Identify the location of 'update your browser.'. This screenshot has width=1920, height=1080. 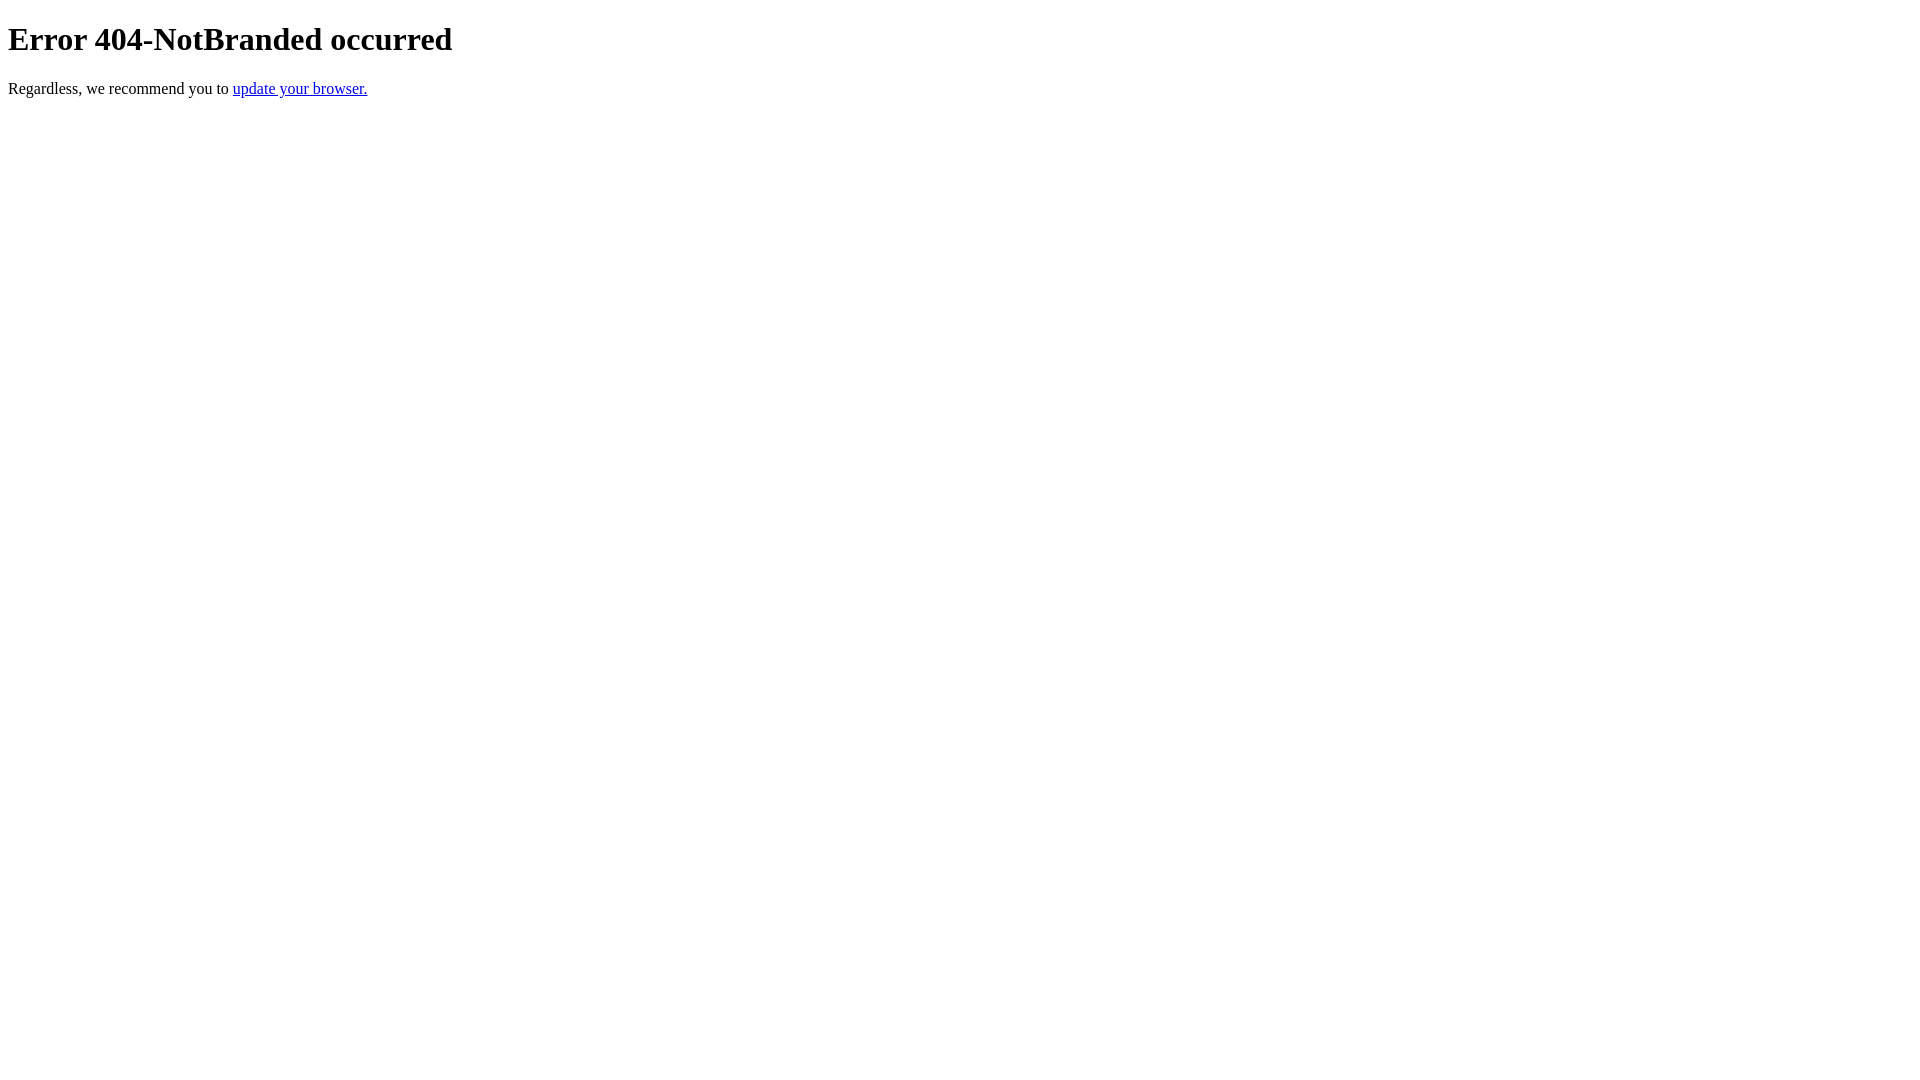
(233, 87).